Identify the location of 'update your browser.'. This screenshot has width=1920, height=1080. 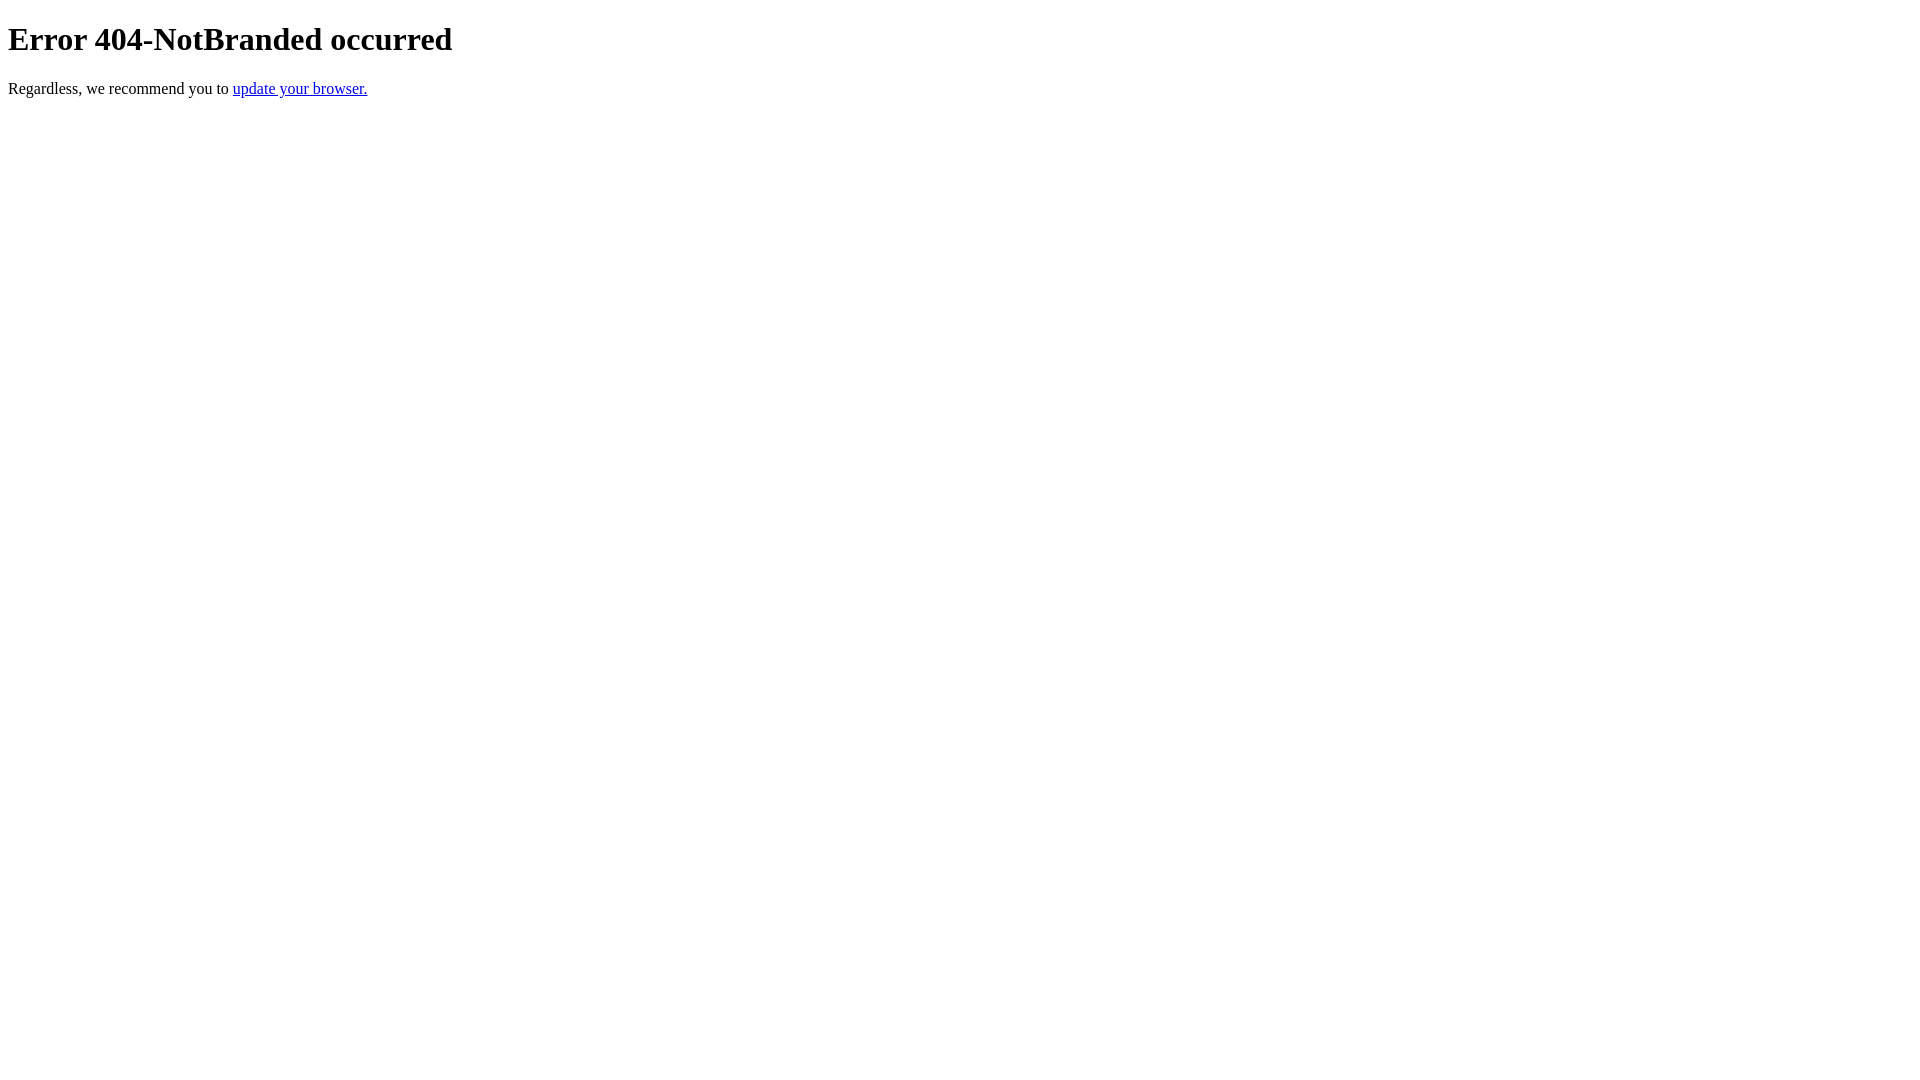
(233, 87).